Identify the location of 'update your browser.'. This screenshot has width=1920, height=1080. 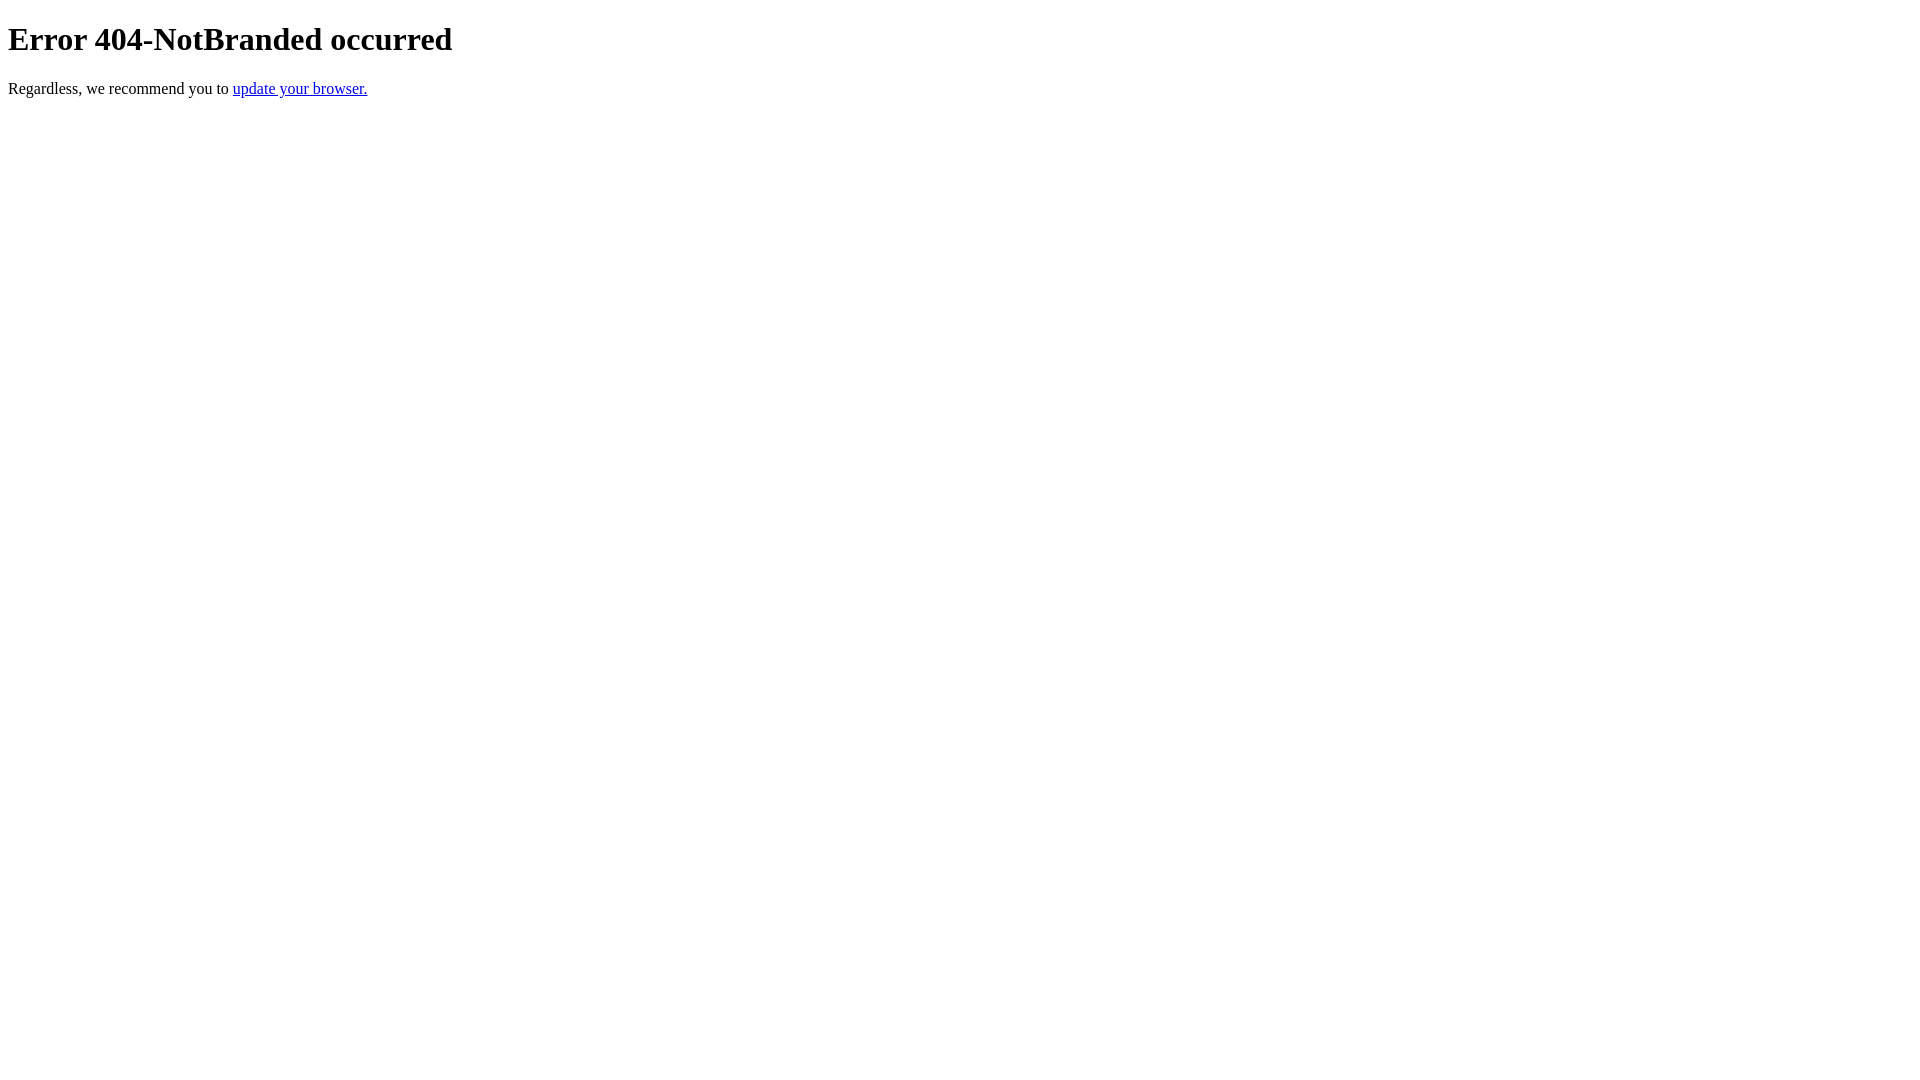
(233, 87).